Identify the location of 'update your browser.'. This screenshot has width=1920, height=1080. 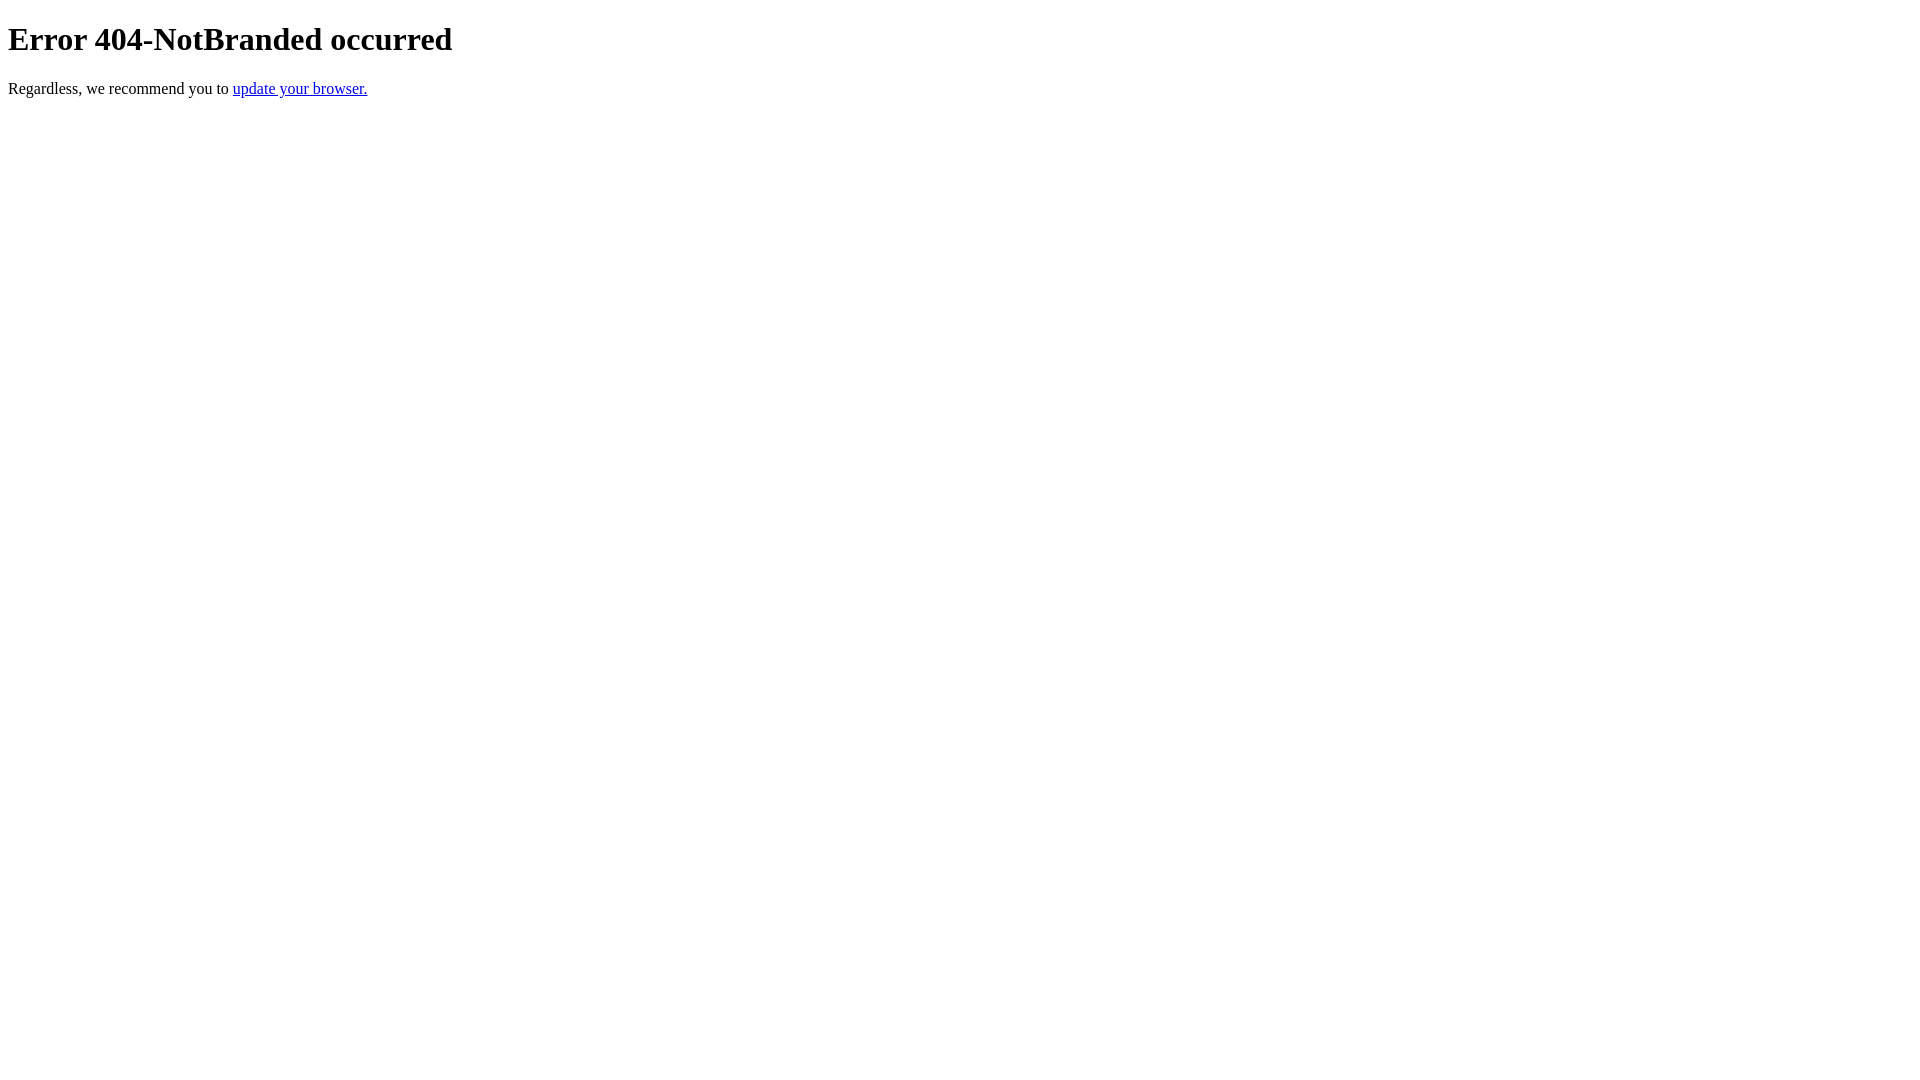
(233, 87).